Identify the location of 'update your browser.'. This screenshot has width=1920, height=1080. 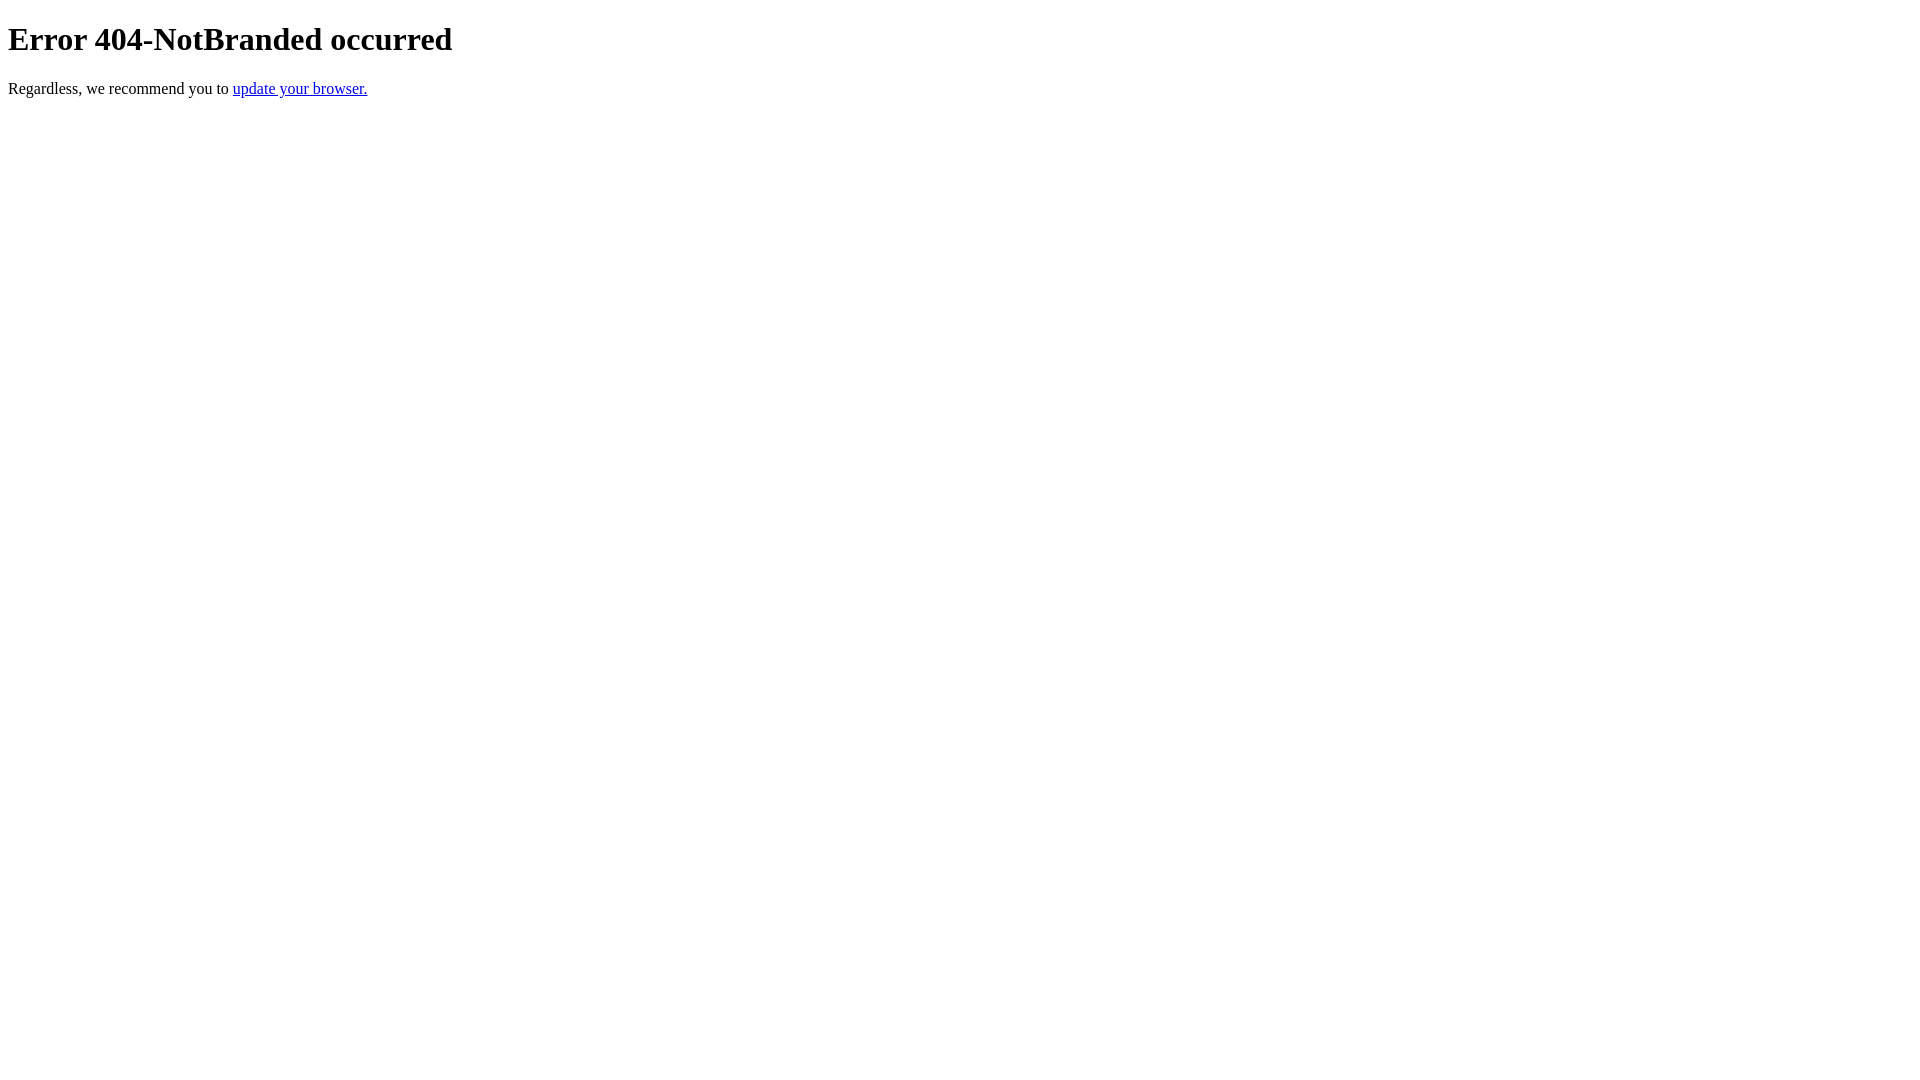
(233, 87).